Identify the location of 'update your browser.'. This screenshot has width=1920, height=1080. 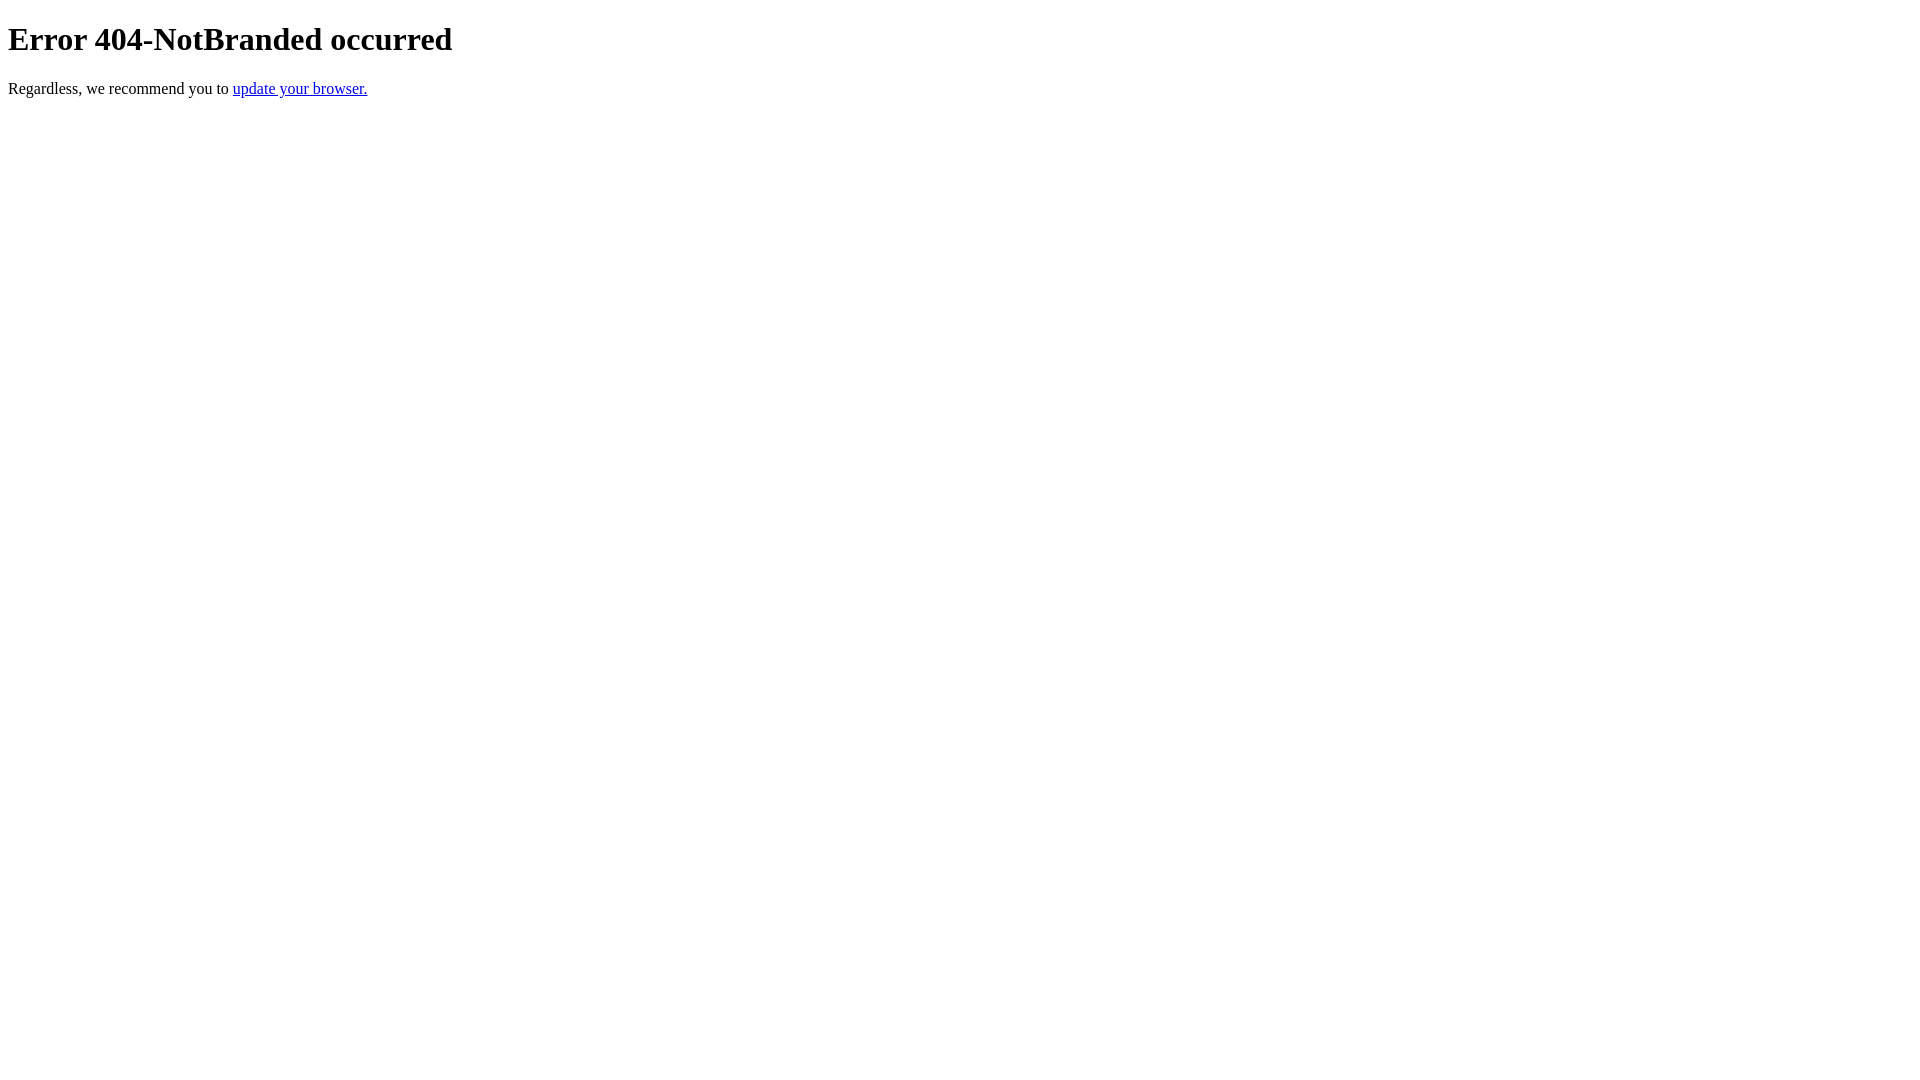
(233, 87).